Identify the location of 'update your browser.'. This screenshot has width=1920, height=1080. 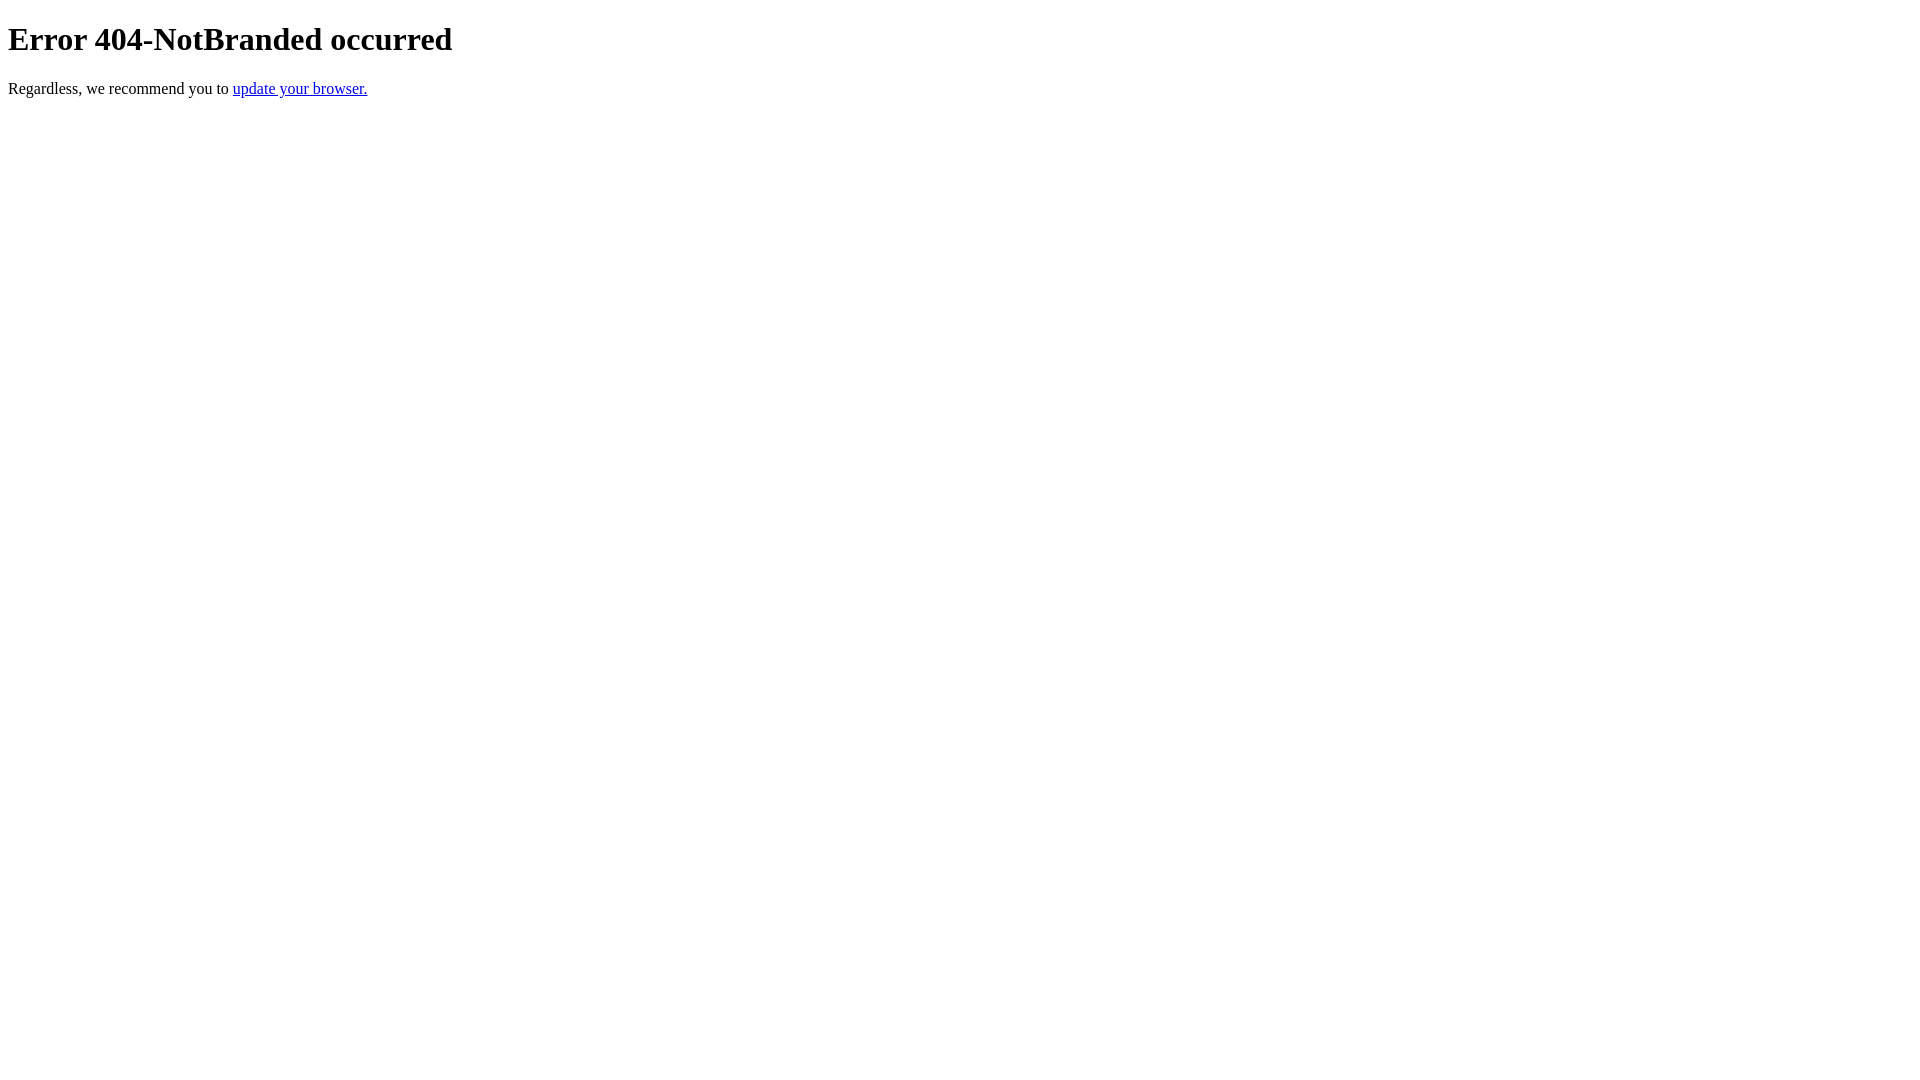
(233, 87).